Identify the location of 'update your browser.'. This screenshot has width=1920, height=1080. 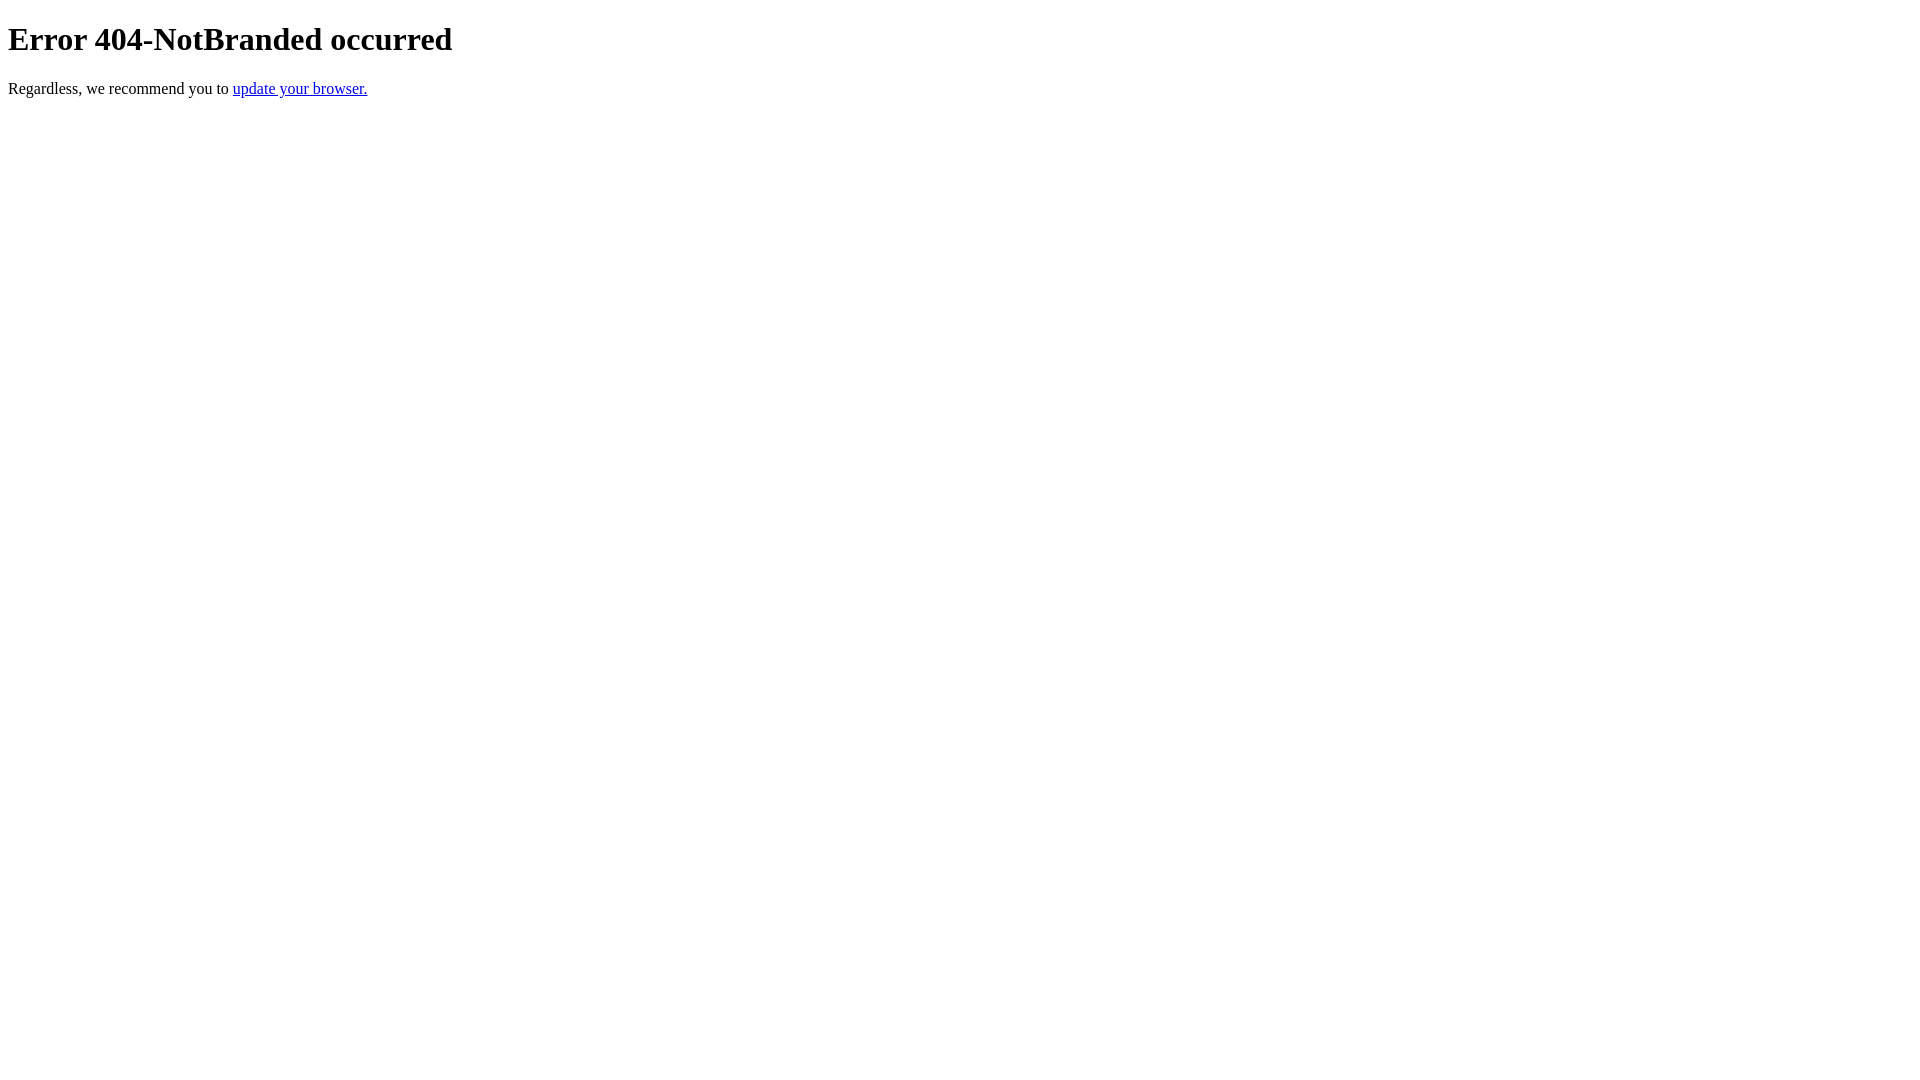
(233, 87).